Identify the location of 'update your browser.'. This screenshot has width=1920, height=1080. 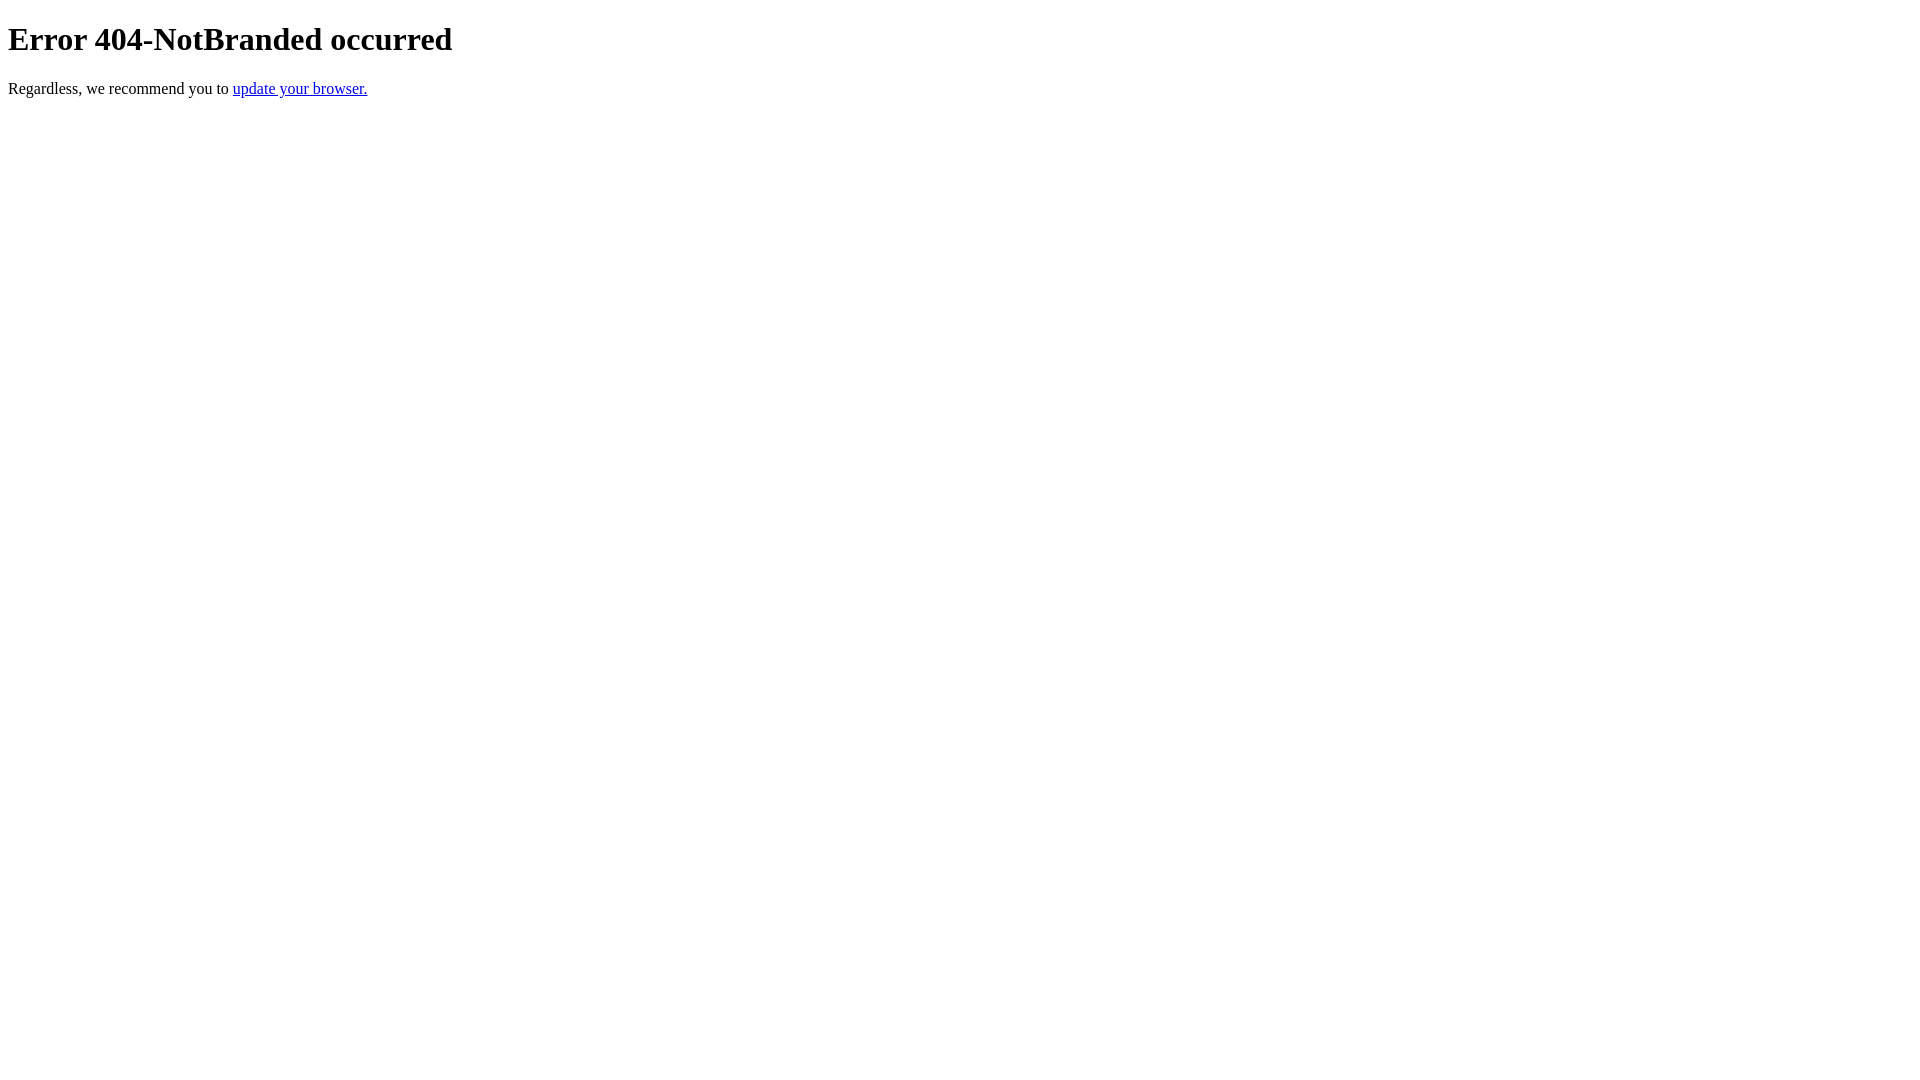
(233, 87).